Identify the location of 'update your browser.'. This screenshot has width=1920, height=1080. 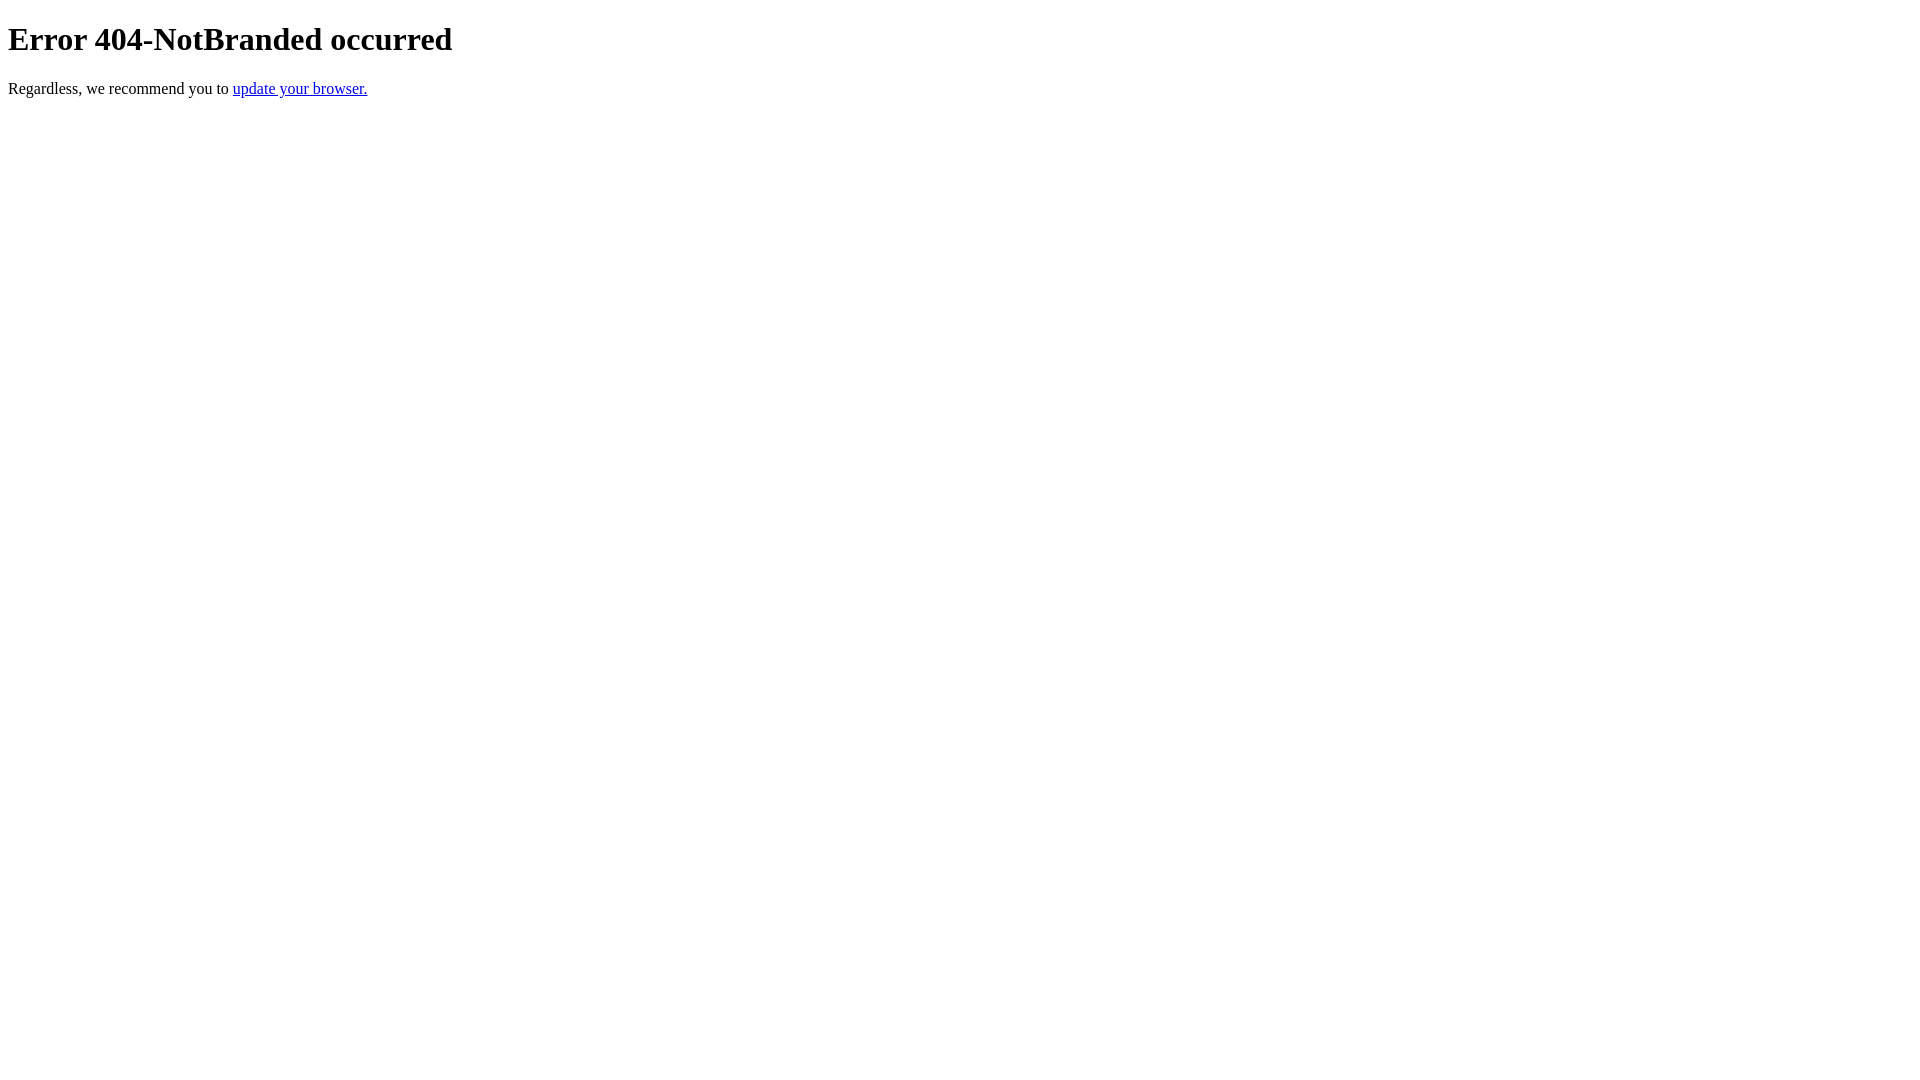
(233, 87).